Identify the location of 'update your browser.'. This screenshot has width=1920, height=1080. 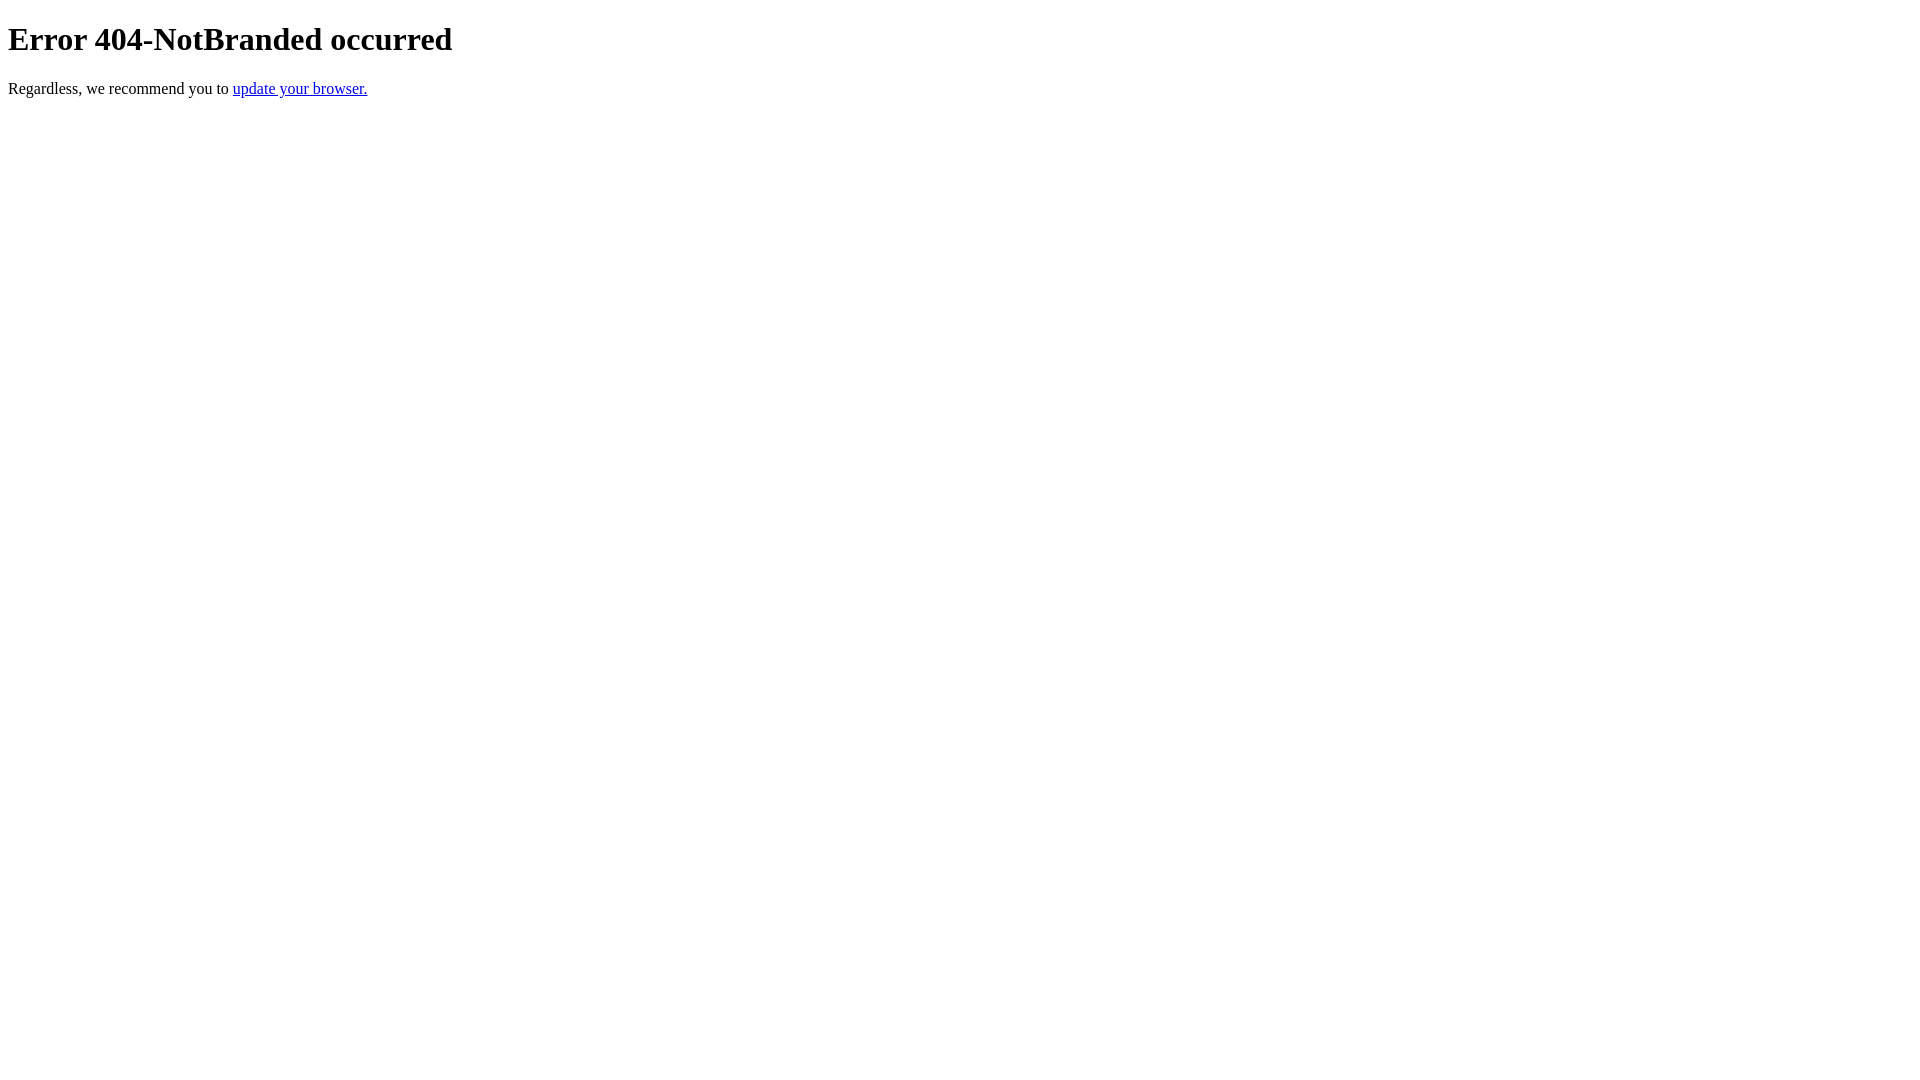
(233, 87).